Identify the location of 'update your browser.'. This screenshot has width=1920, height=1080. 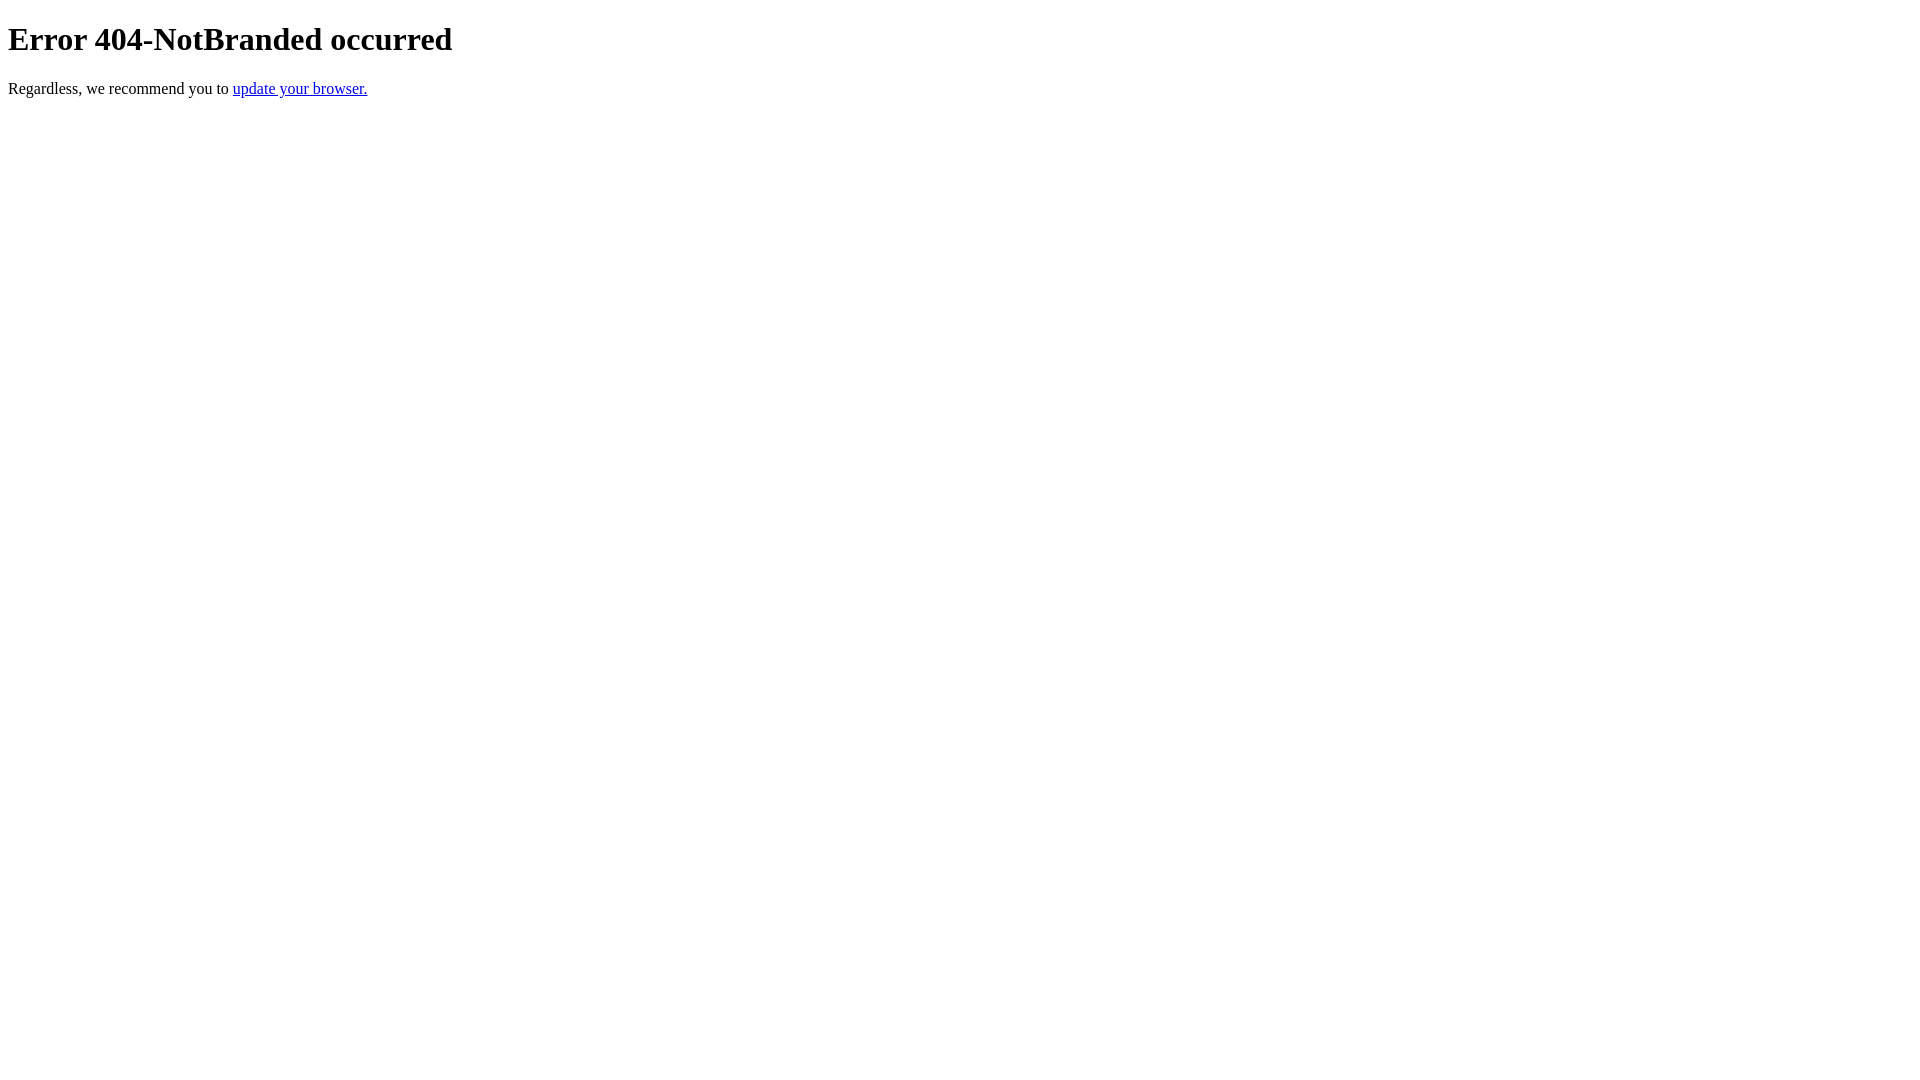
(233, 87).